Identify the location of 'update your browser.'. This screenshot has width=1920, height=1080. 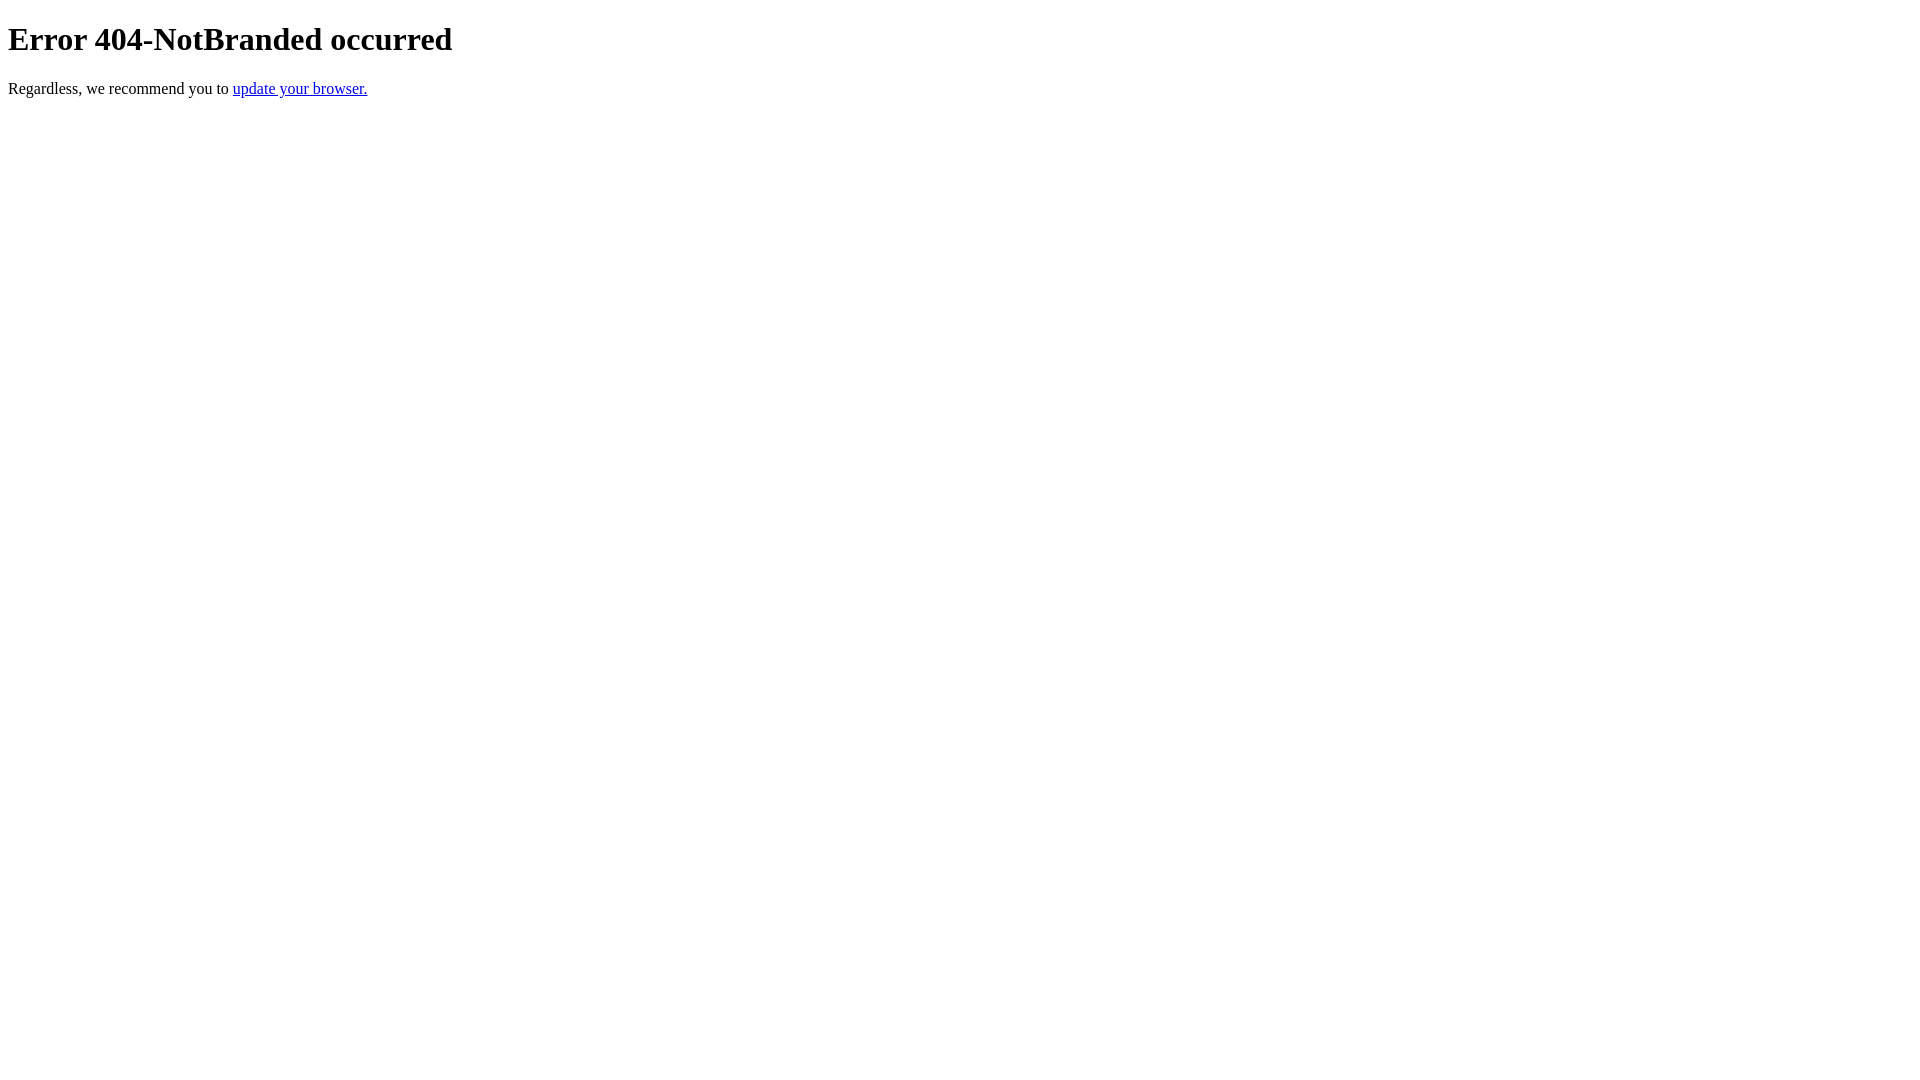
(233, 87).